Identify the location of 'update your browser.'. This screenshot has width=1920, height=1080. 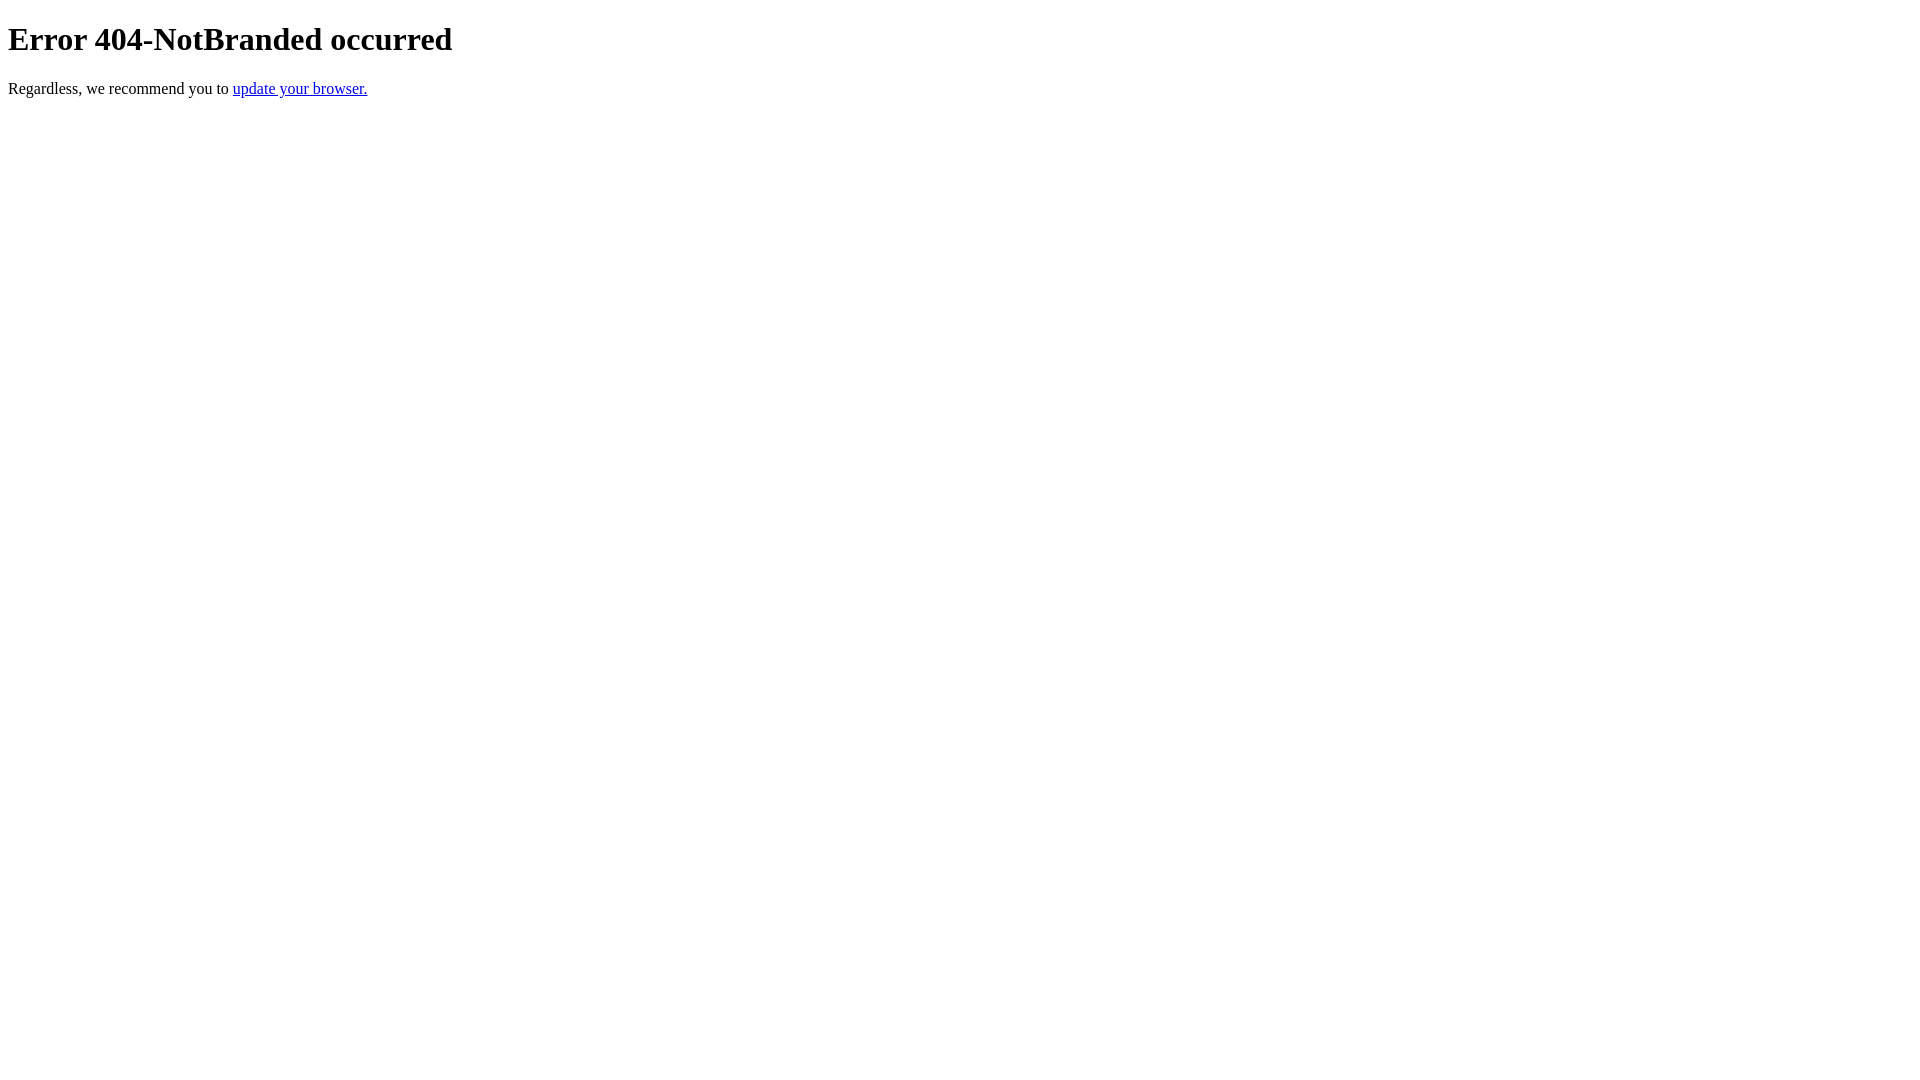
(233, 87).